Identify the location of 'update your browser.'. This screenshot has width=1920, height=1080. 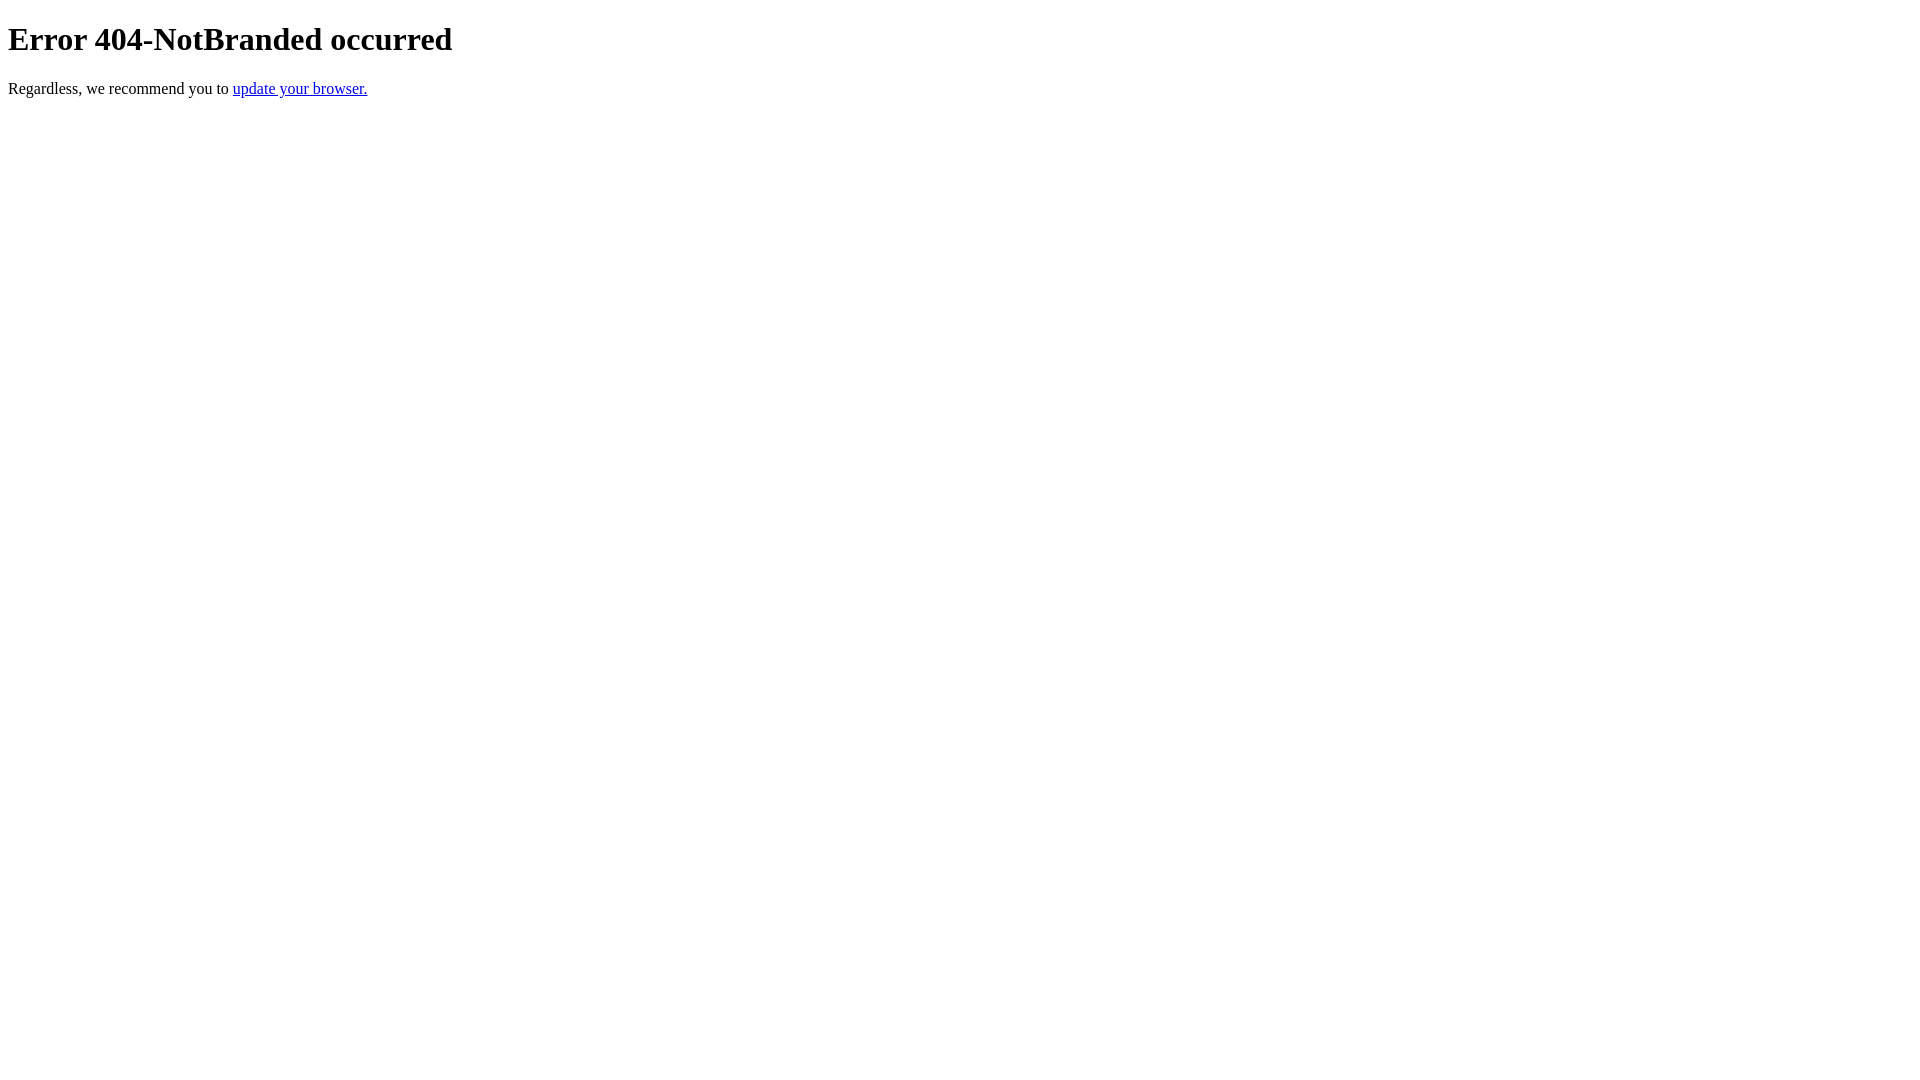
(233, 87).